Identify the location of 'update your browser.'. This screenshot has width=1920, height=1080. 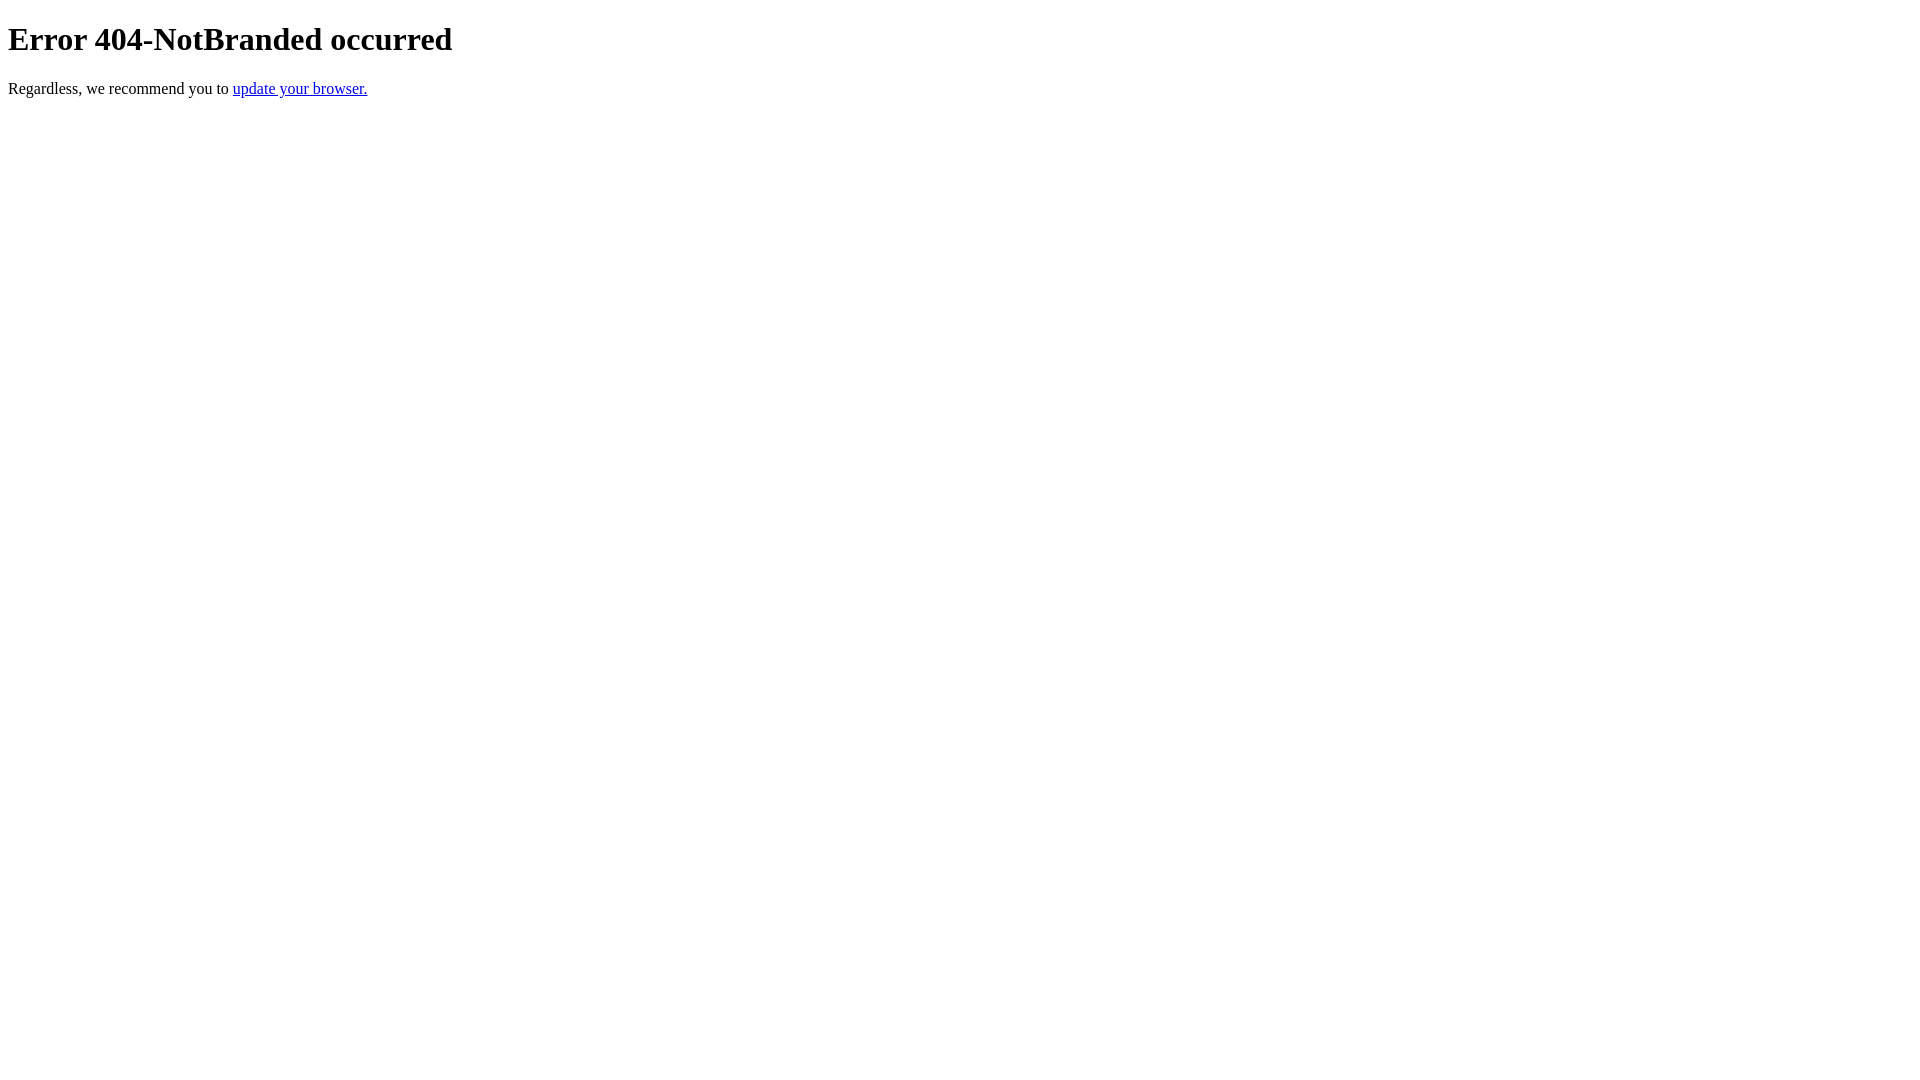
(233, 87).